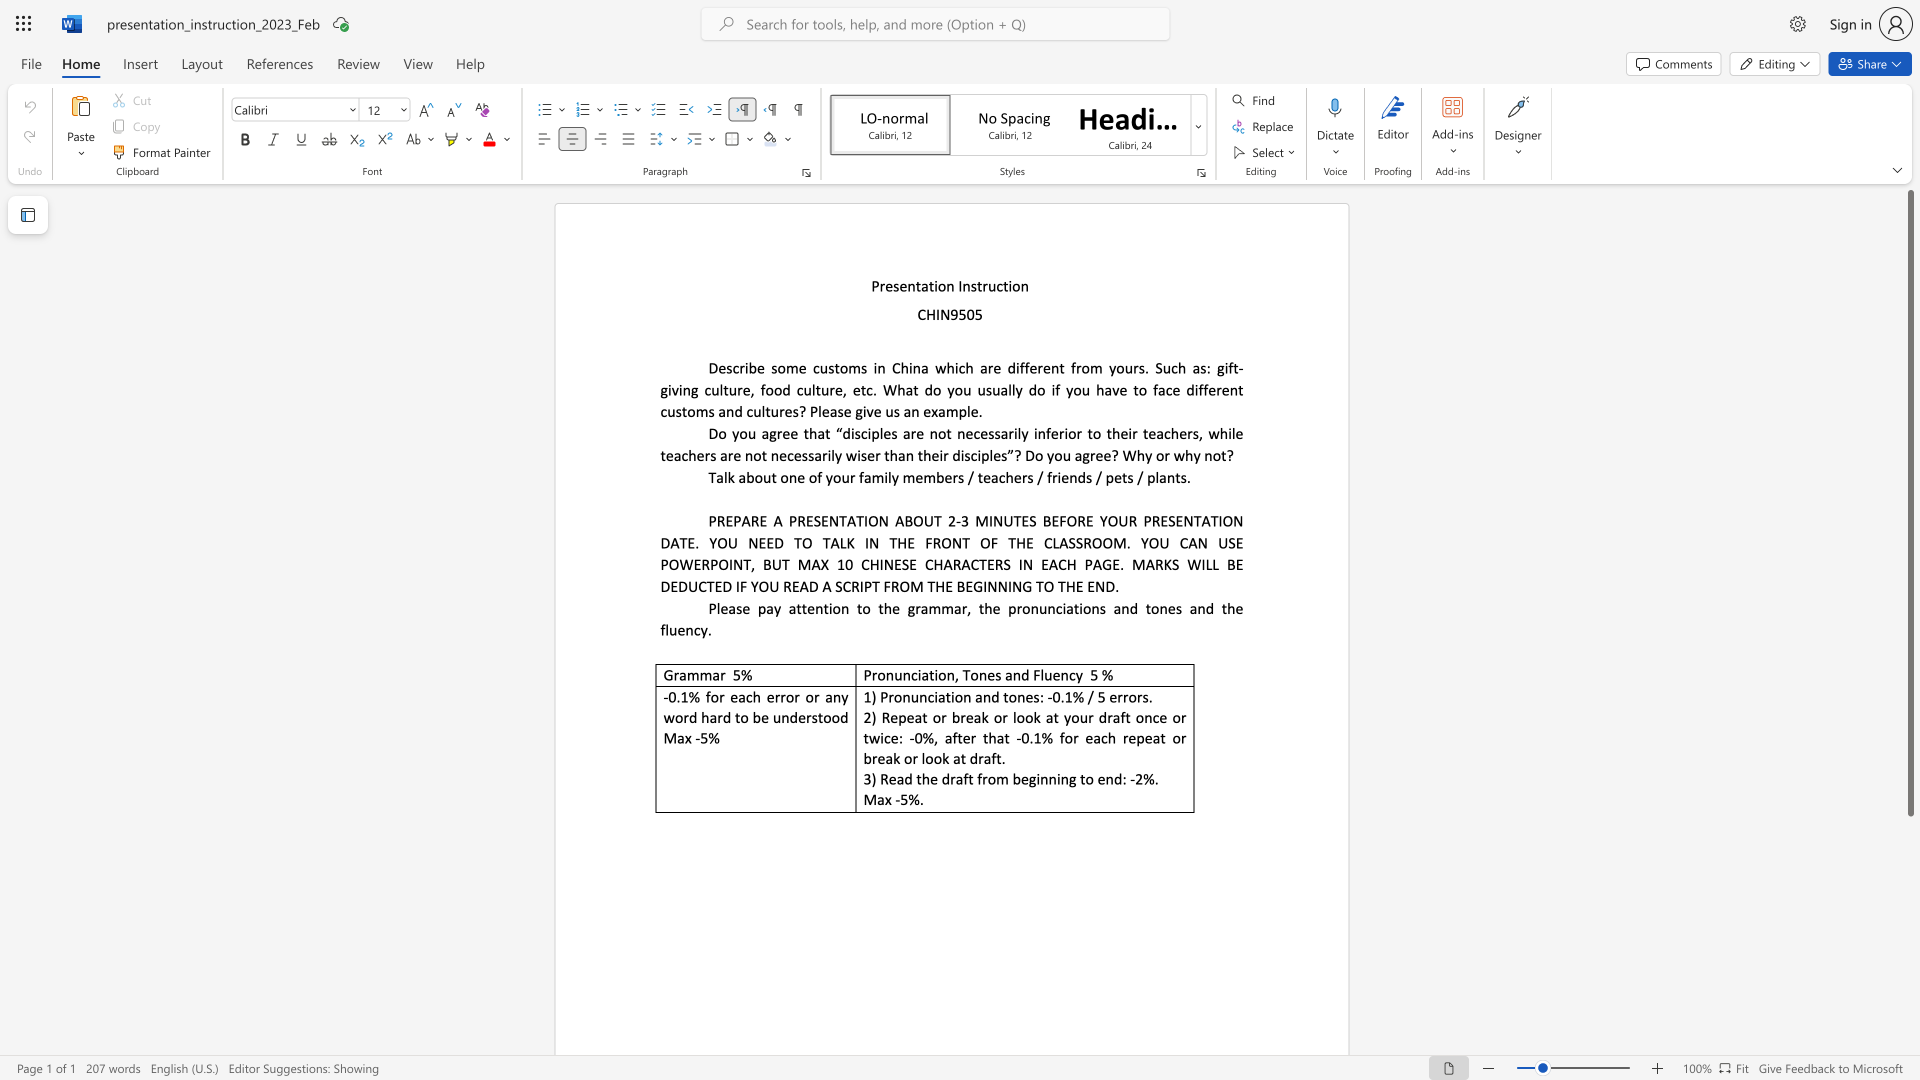 This screenshot has height=1080, width=1920. I want to click on the scrollbar to scroll the page down, so click(1909, 948).